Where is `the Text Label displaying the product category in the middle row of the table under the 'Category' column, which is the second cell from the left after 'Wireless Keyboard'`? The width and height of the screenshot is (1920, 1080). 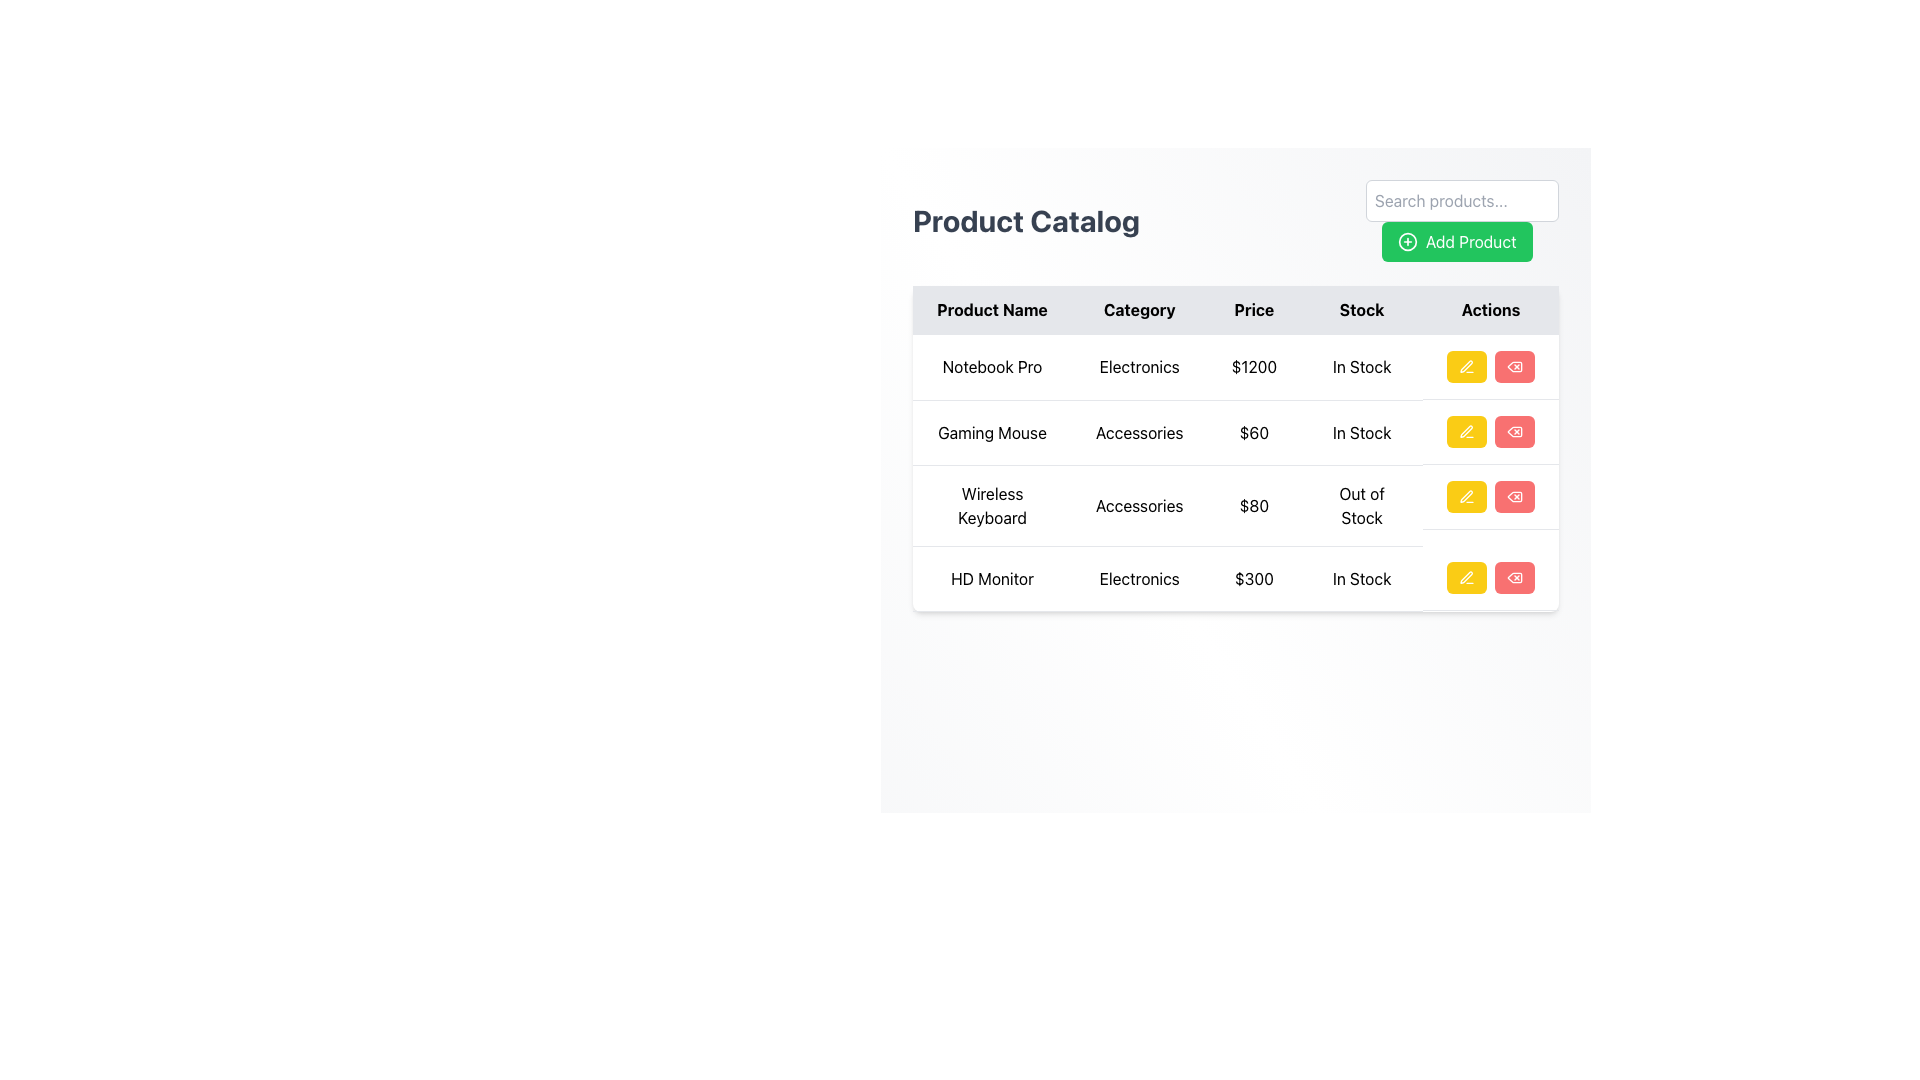
the Text Label displaying the product category in the middle row of the table under the 'Category' column, which is the second cell from the left after 'Wireless Keyboard' is located at coordinates (1139, 504).